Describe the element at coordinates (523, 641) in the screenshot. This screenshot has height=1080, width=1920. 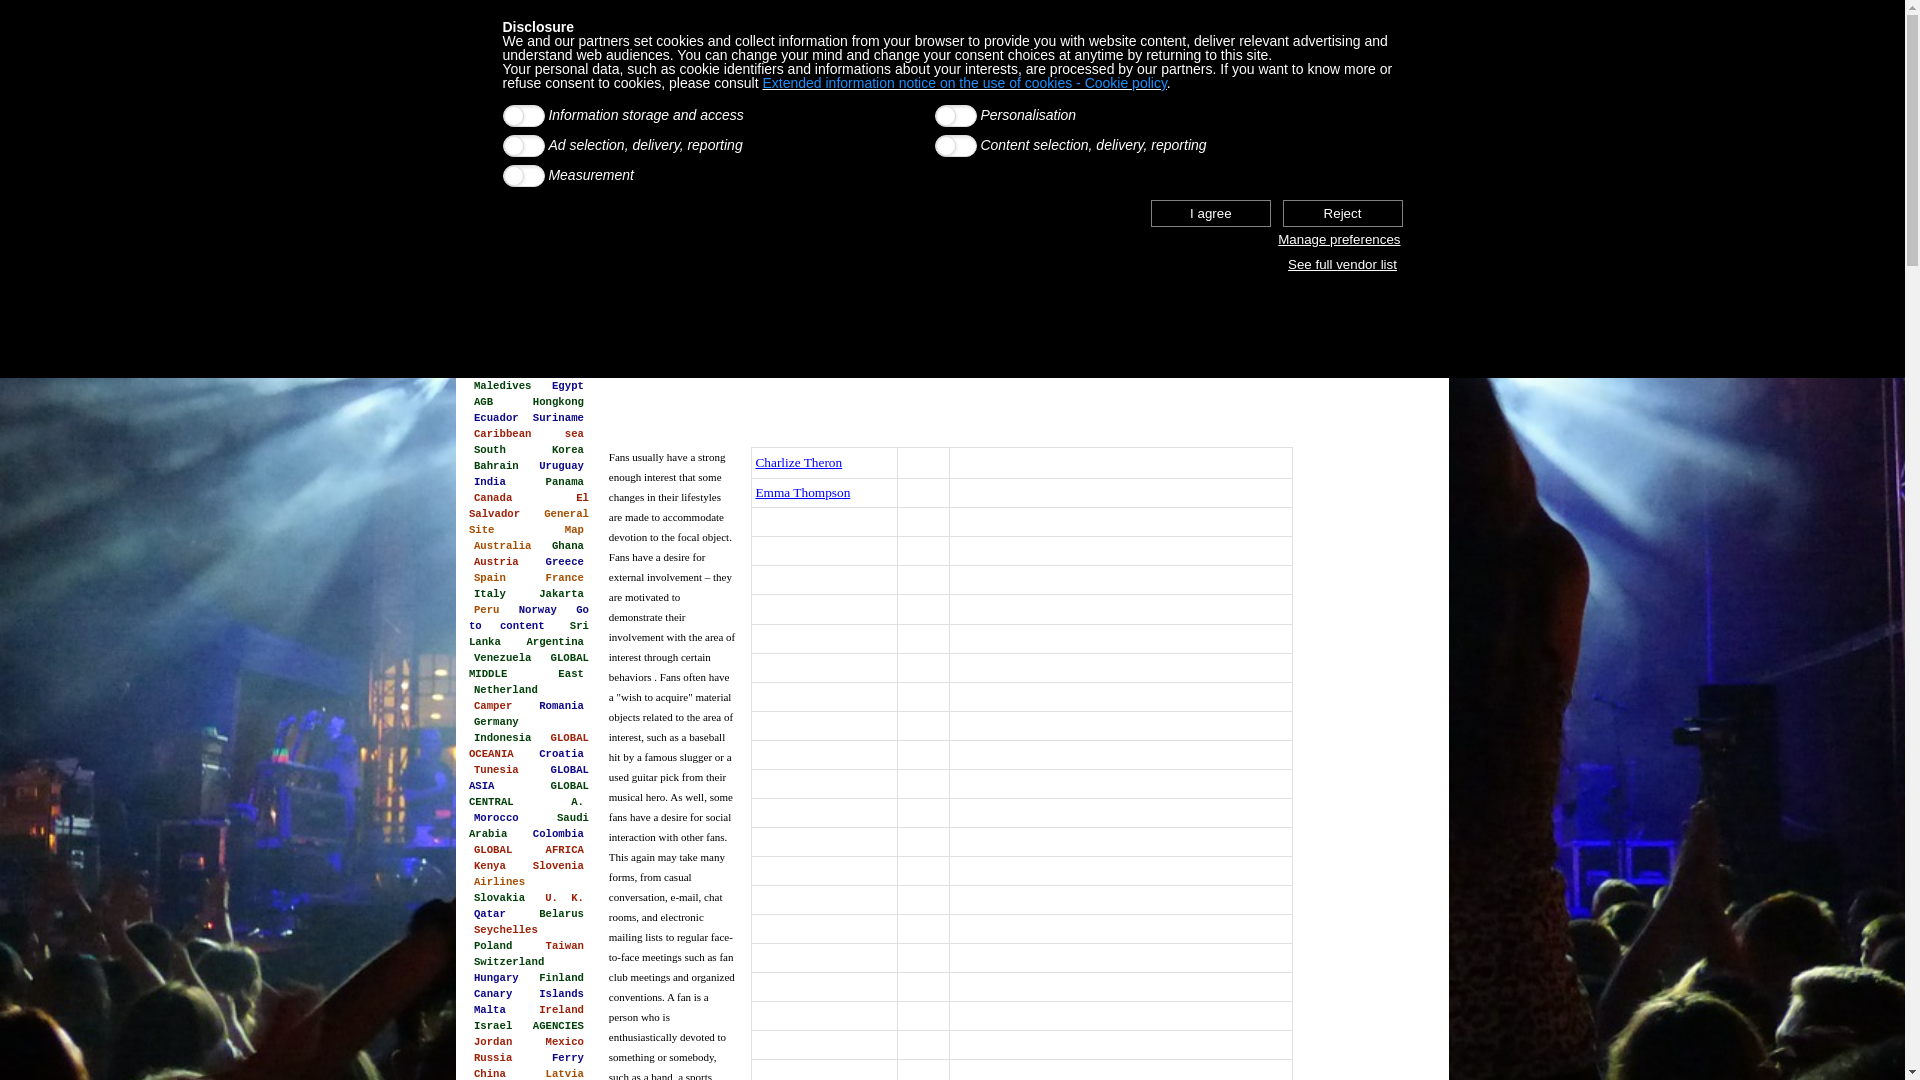
I see `'Argentina'` at that location.